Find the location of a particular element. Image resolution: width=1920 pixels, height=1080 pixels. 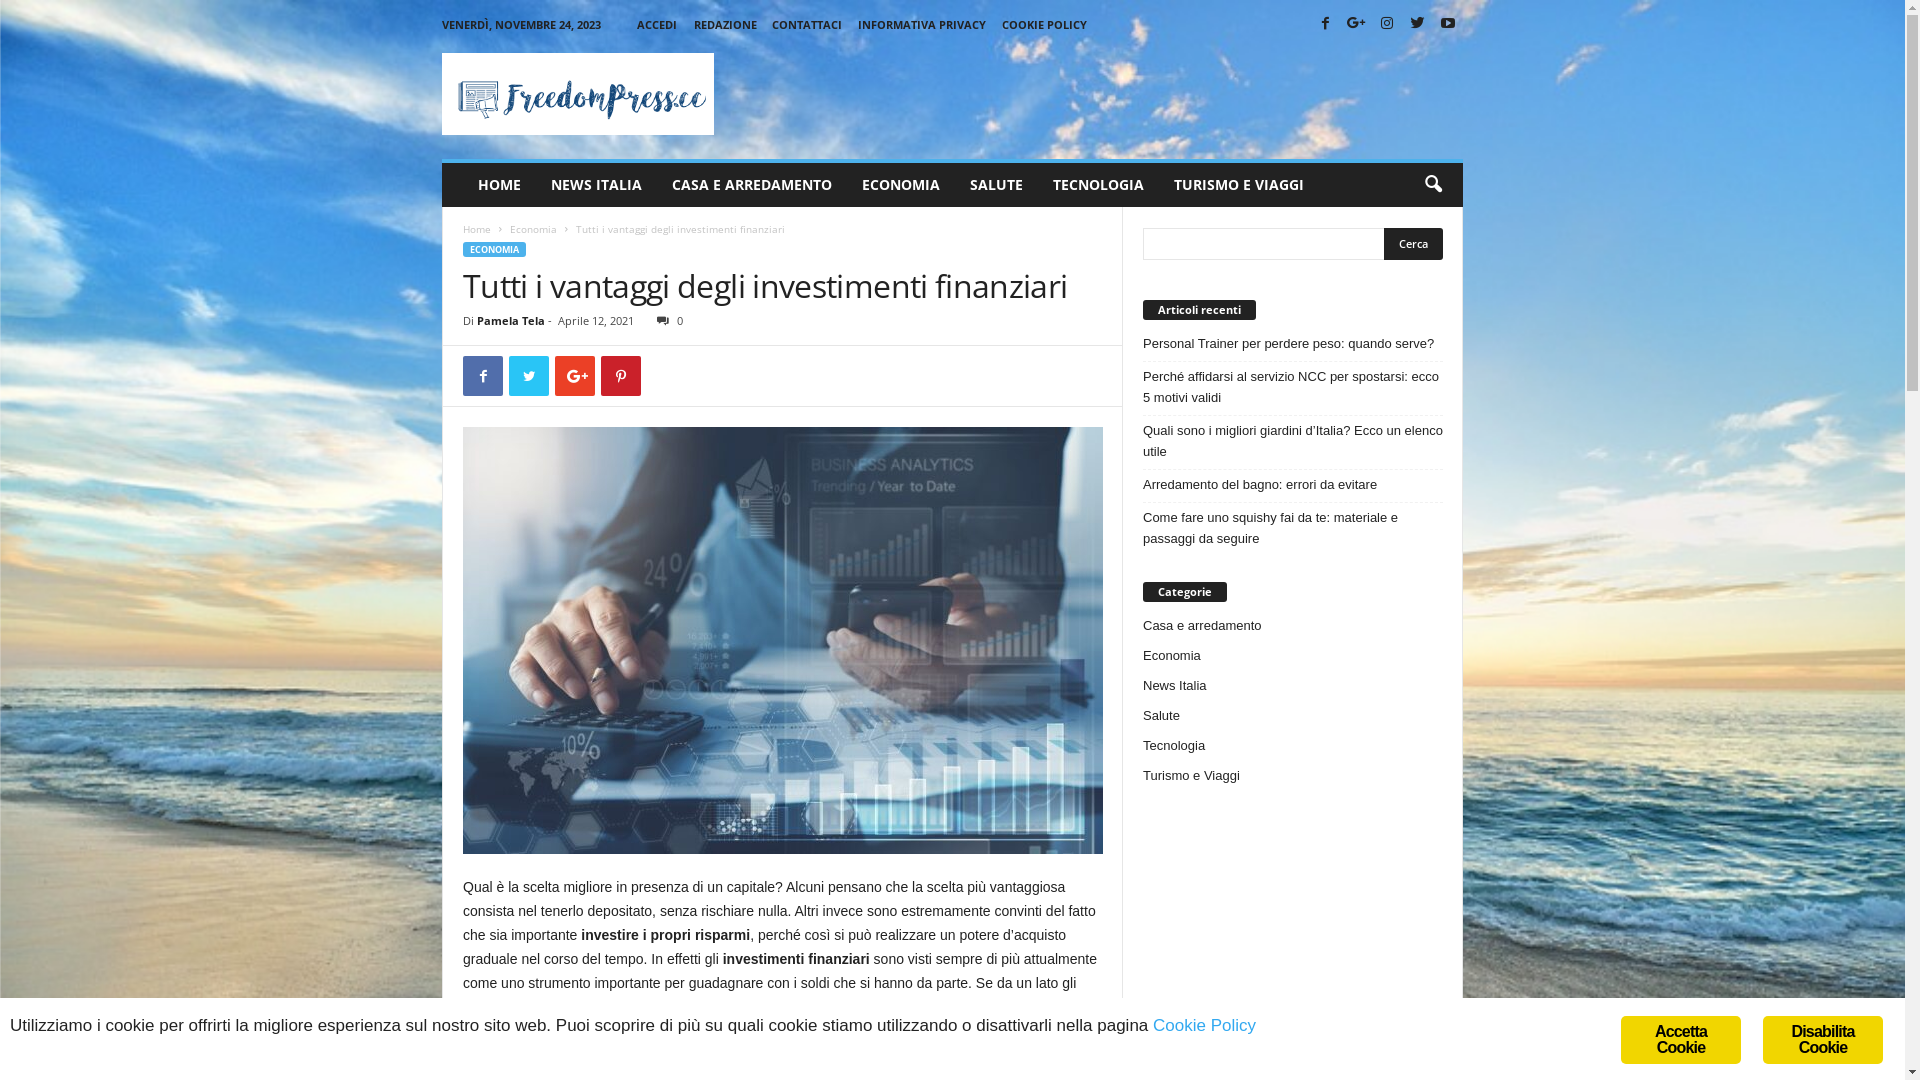

'Accetta Cookie' is located at coordinates (1680, 1039).